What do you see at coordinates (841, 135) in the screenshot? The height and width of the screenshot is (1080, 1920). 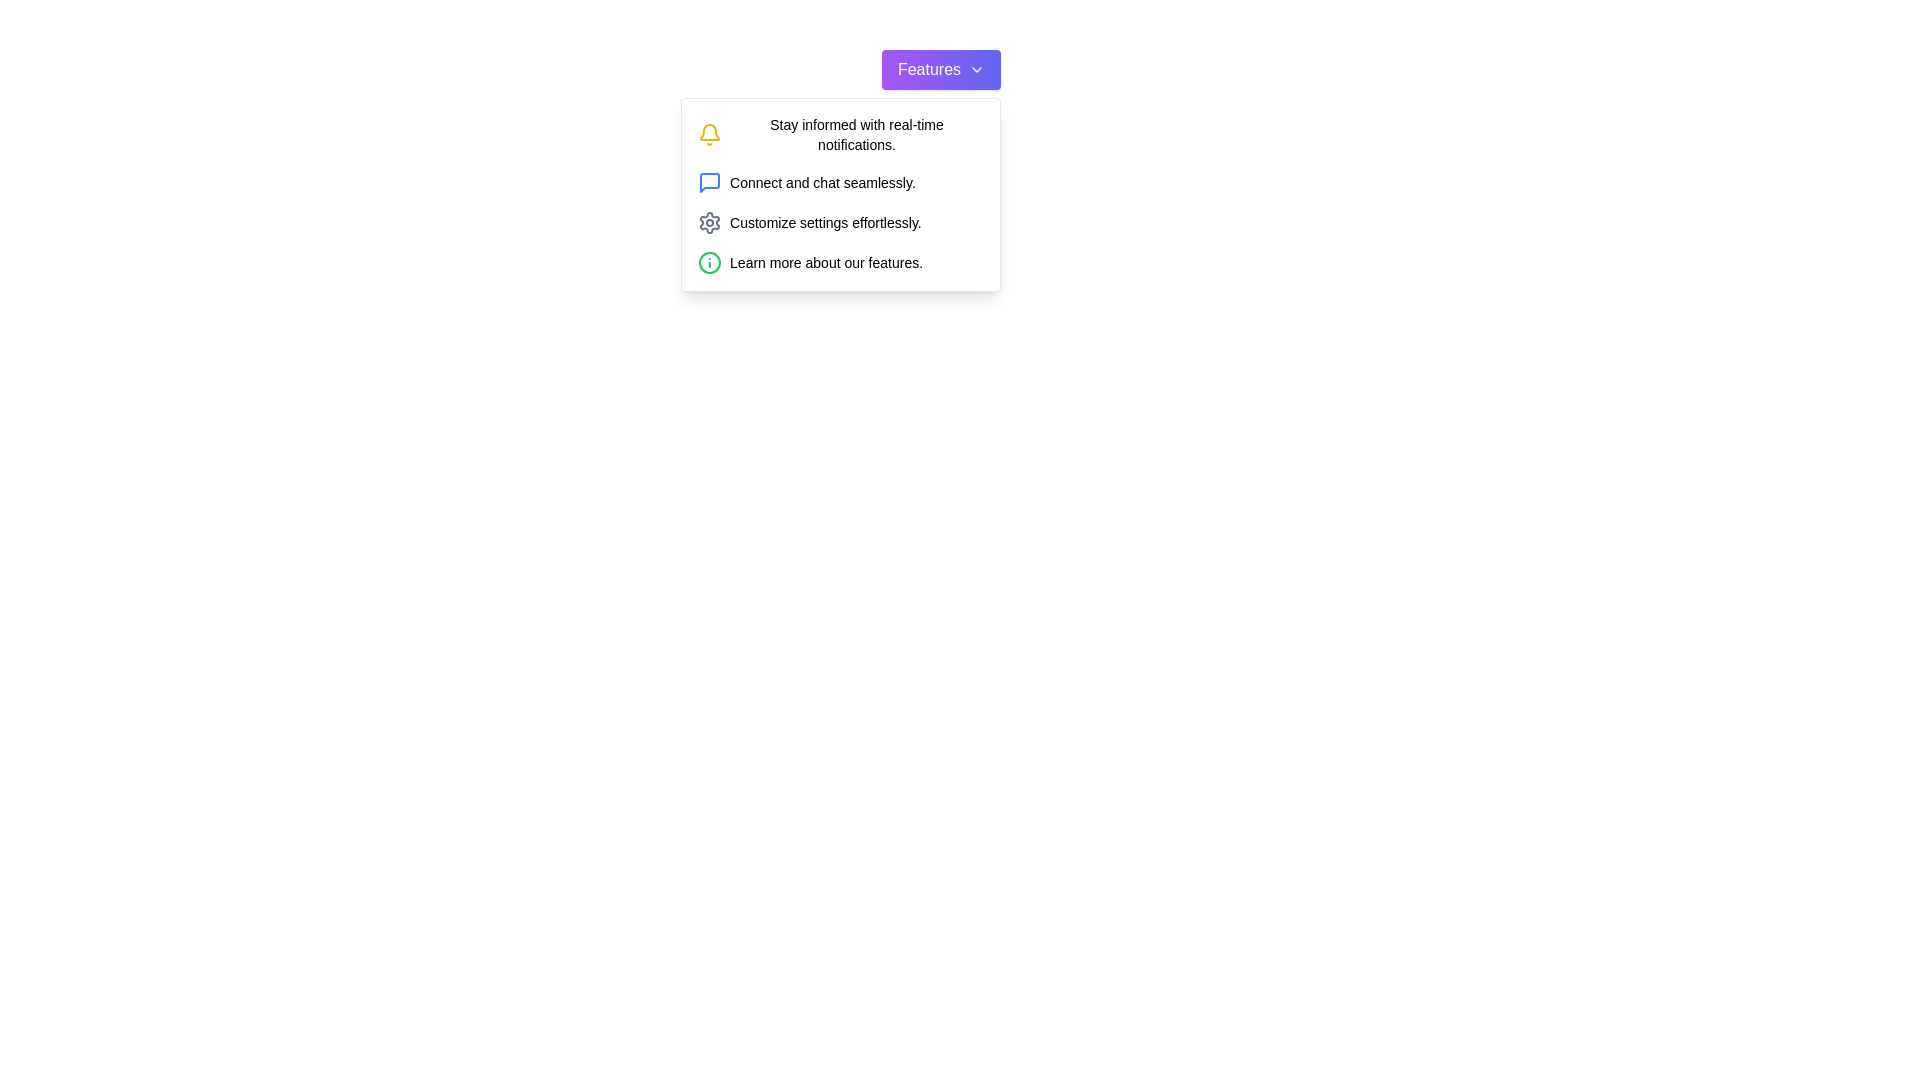 I see `the yellow bell icon next to the text phrase 'Stay informed with real-time notifications.' in the dropdown menu` at bounding box center [841, 135].